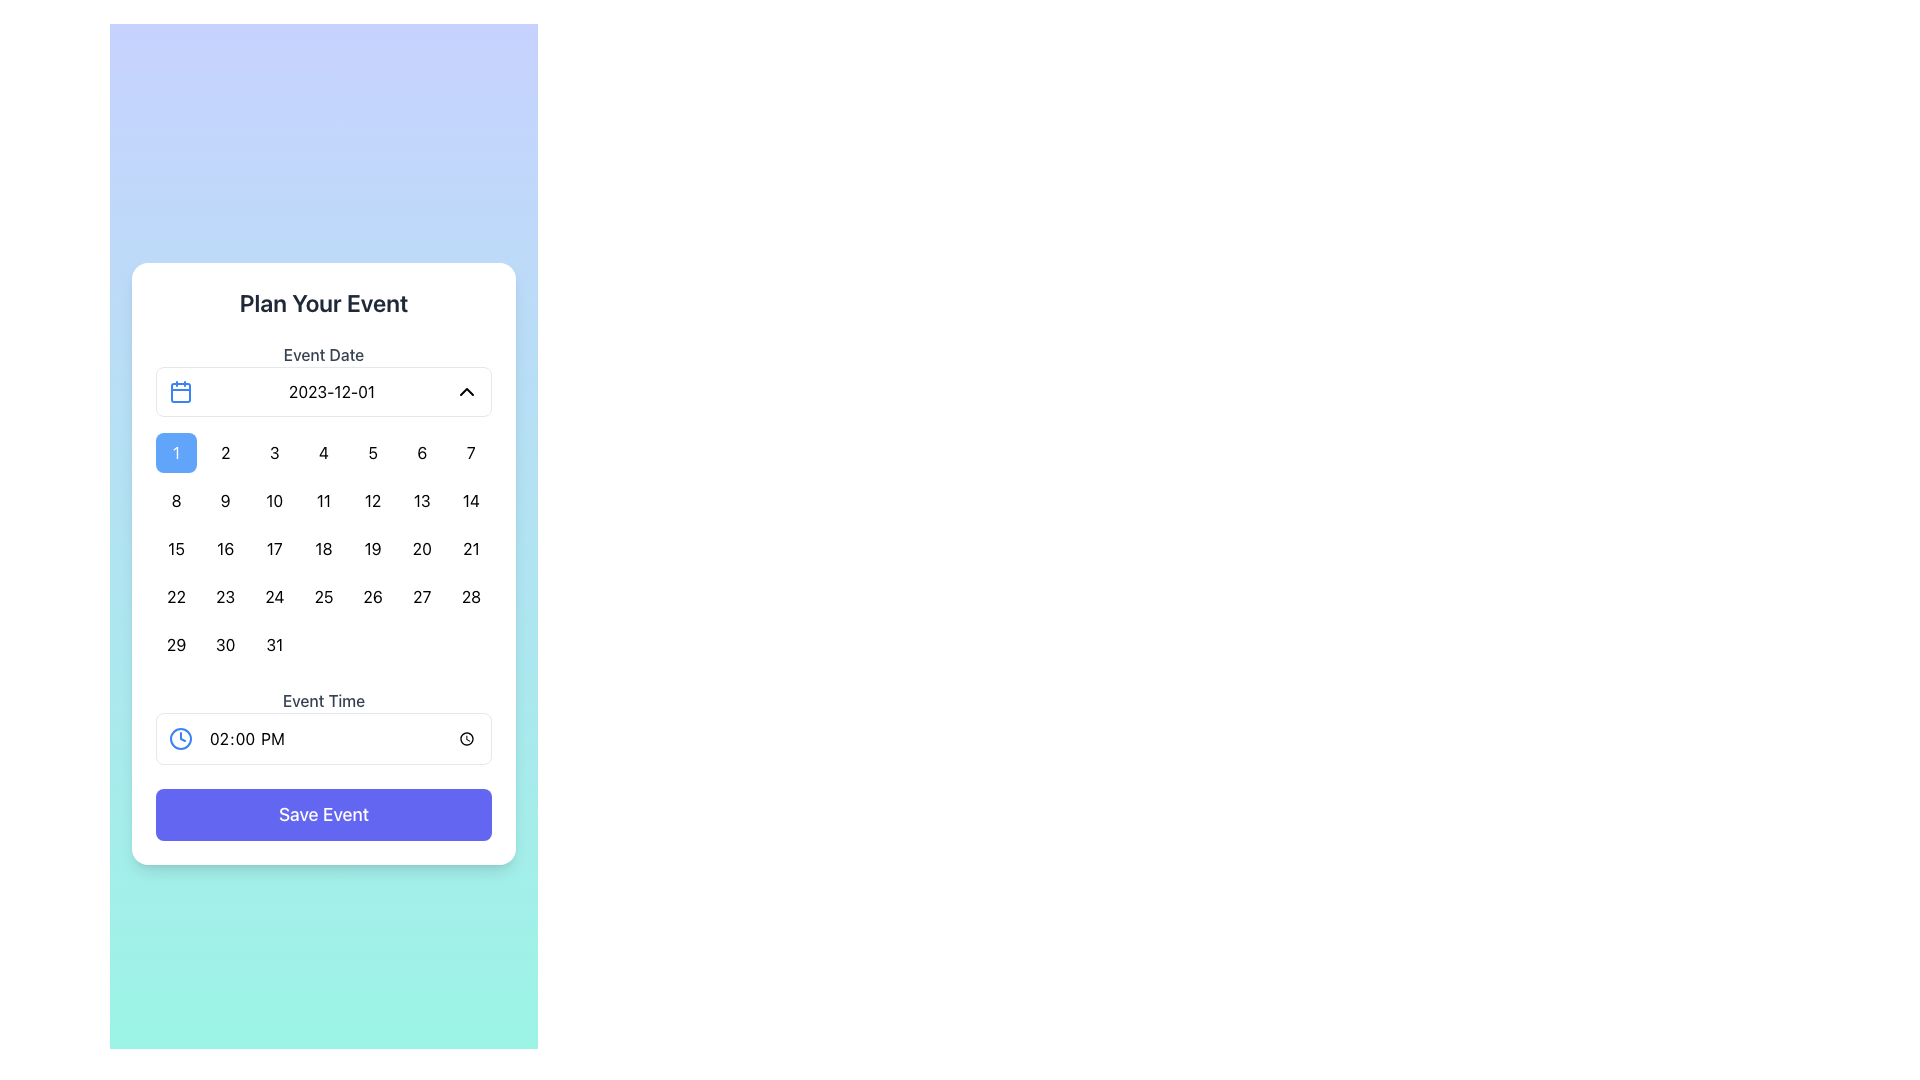  Describe the element at coordinates (470, 548) in the screenshot. I see `the date selector button representing the date '21' in the calendar grid` at that location.